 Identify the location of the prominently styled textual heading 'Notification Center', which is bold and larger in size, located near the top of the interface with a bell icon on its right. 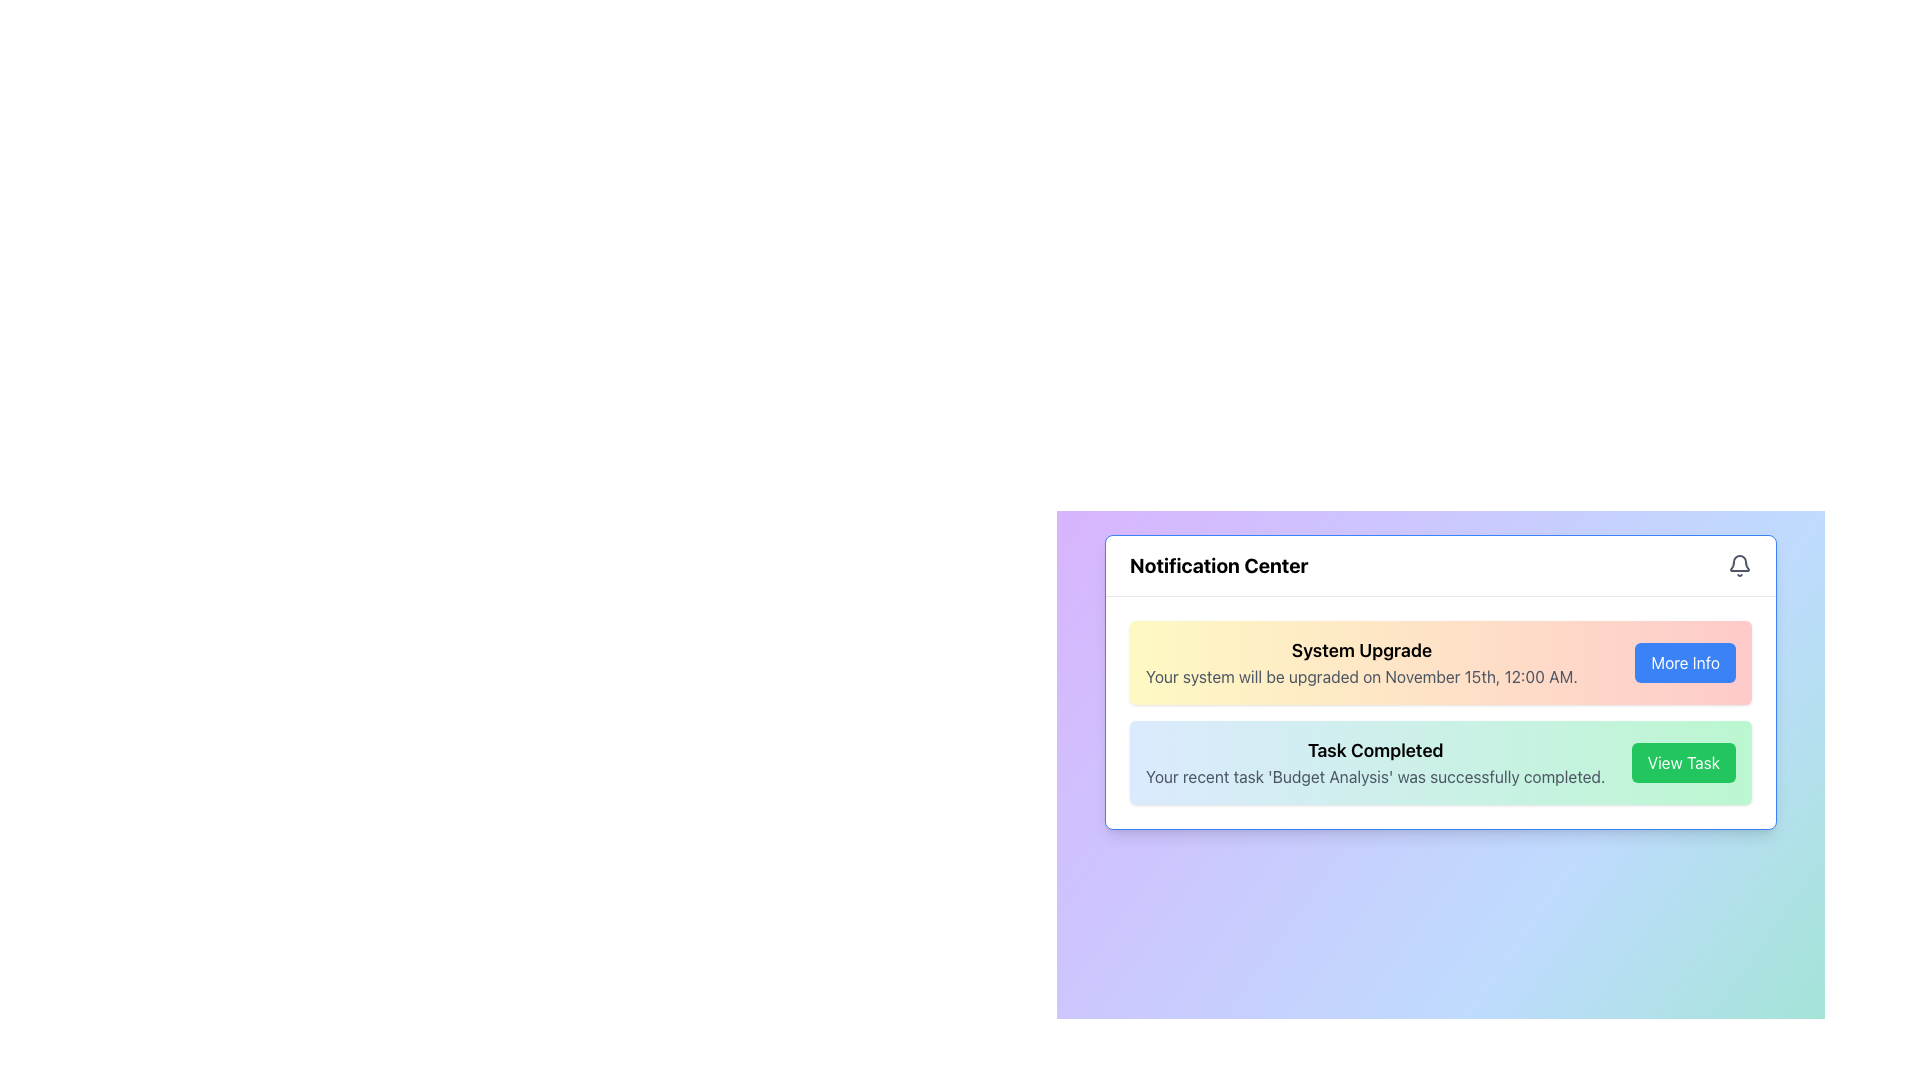
(1218, 566).